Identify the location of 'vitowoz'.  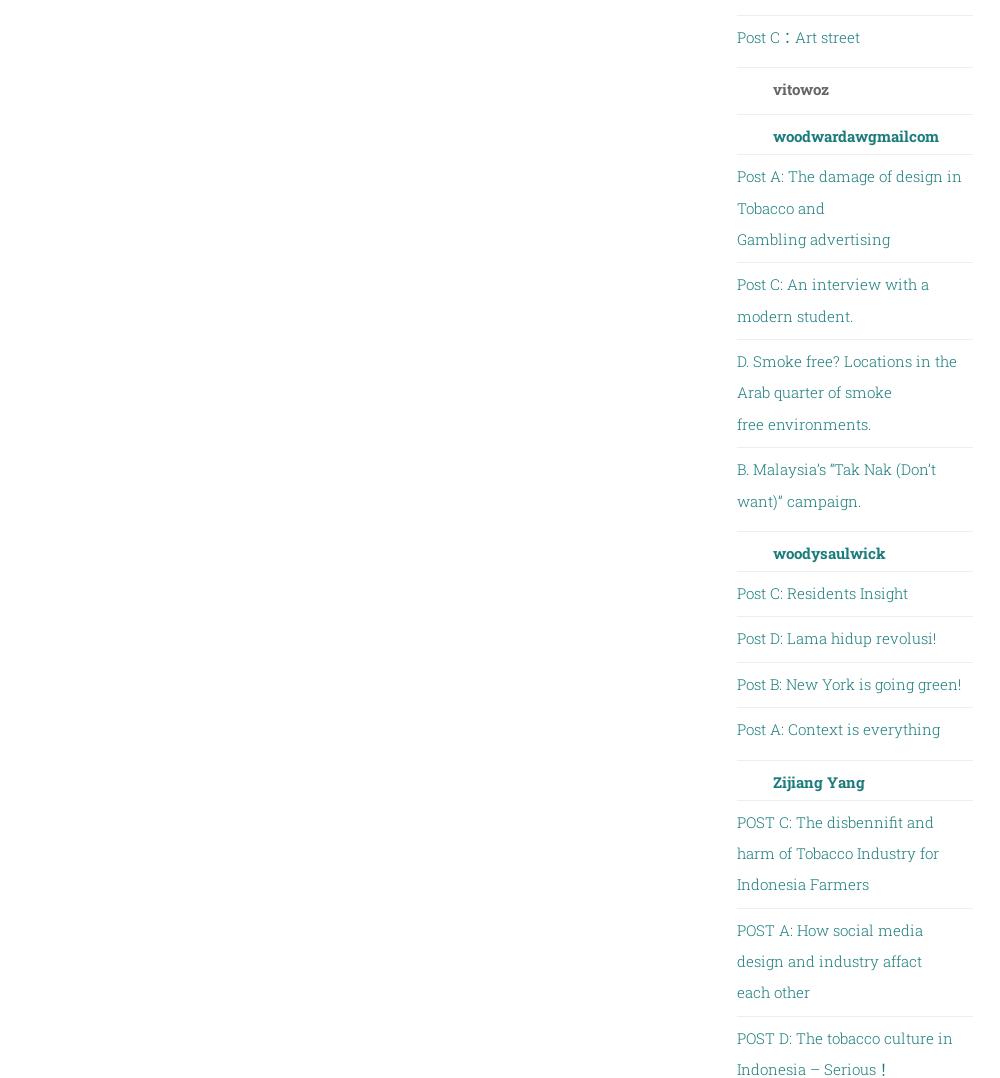
(800, 88).